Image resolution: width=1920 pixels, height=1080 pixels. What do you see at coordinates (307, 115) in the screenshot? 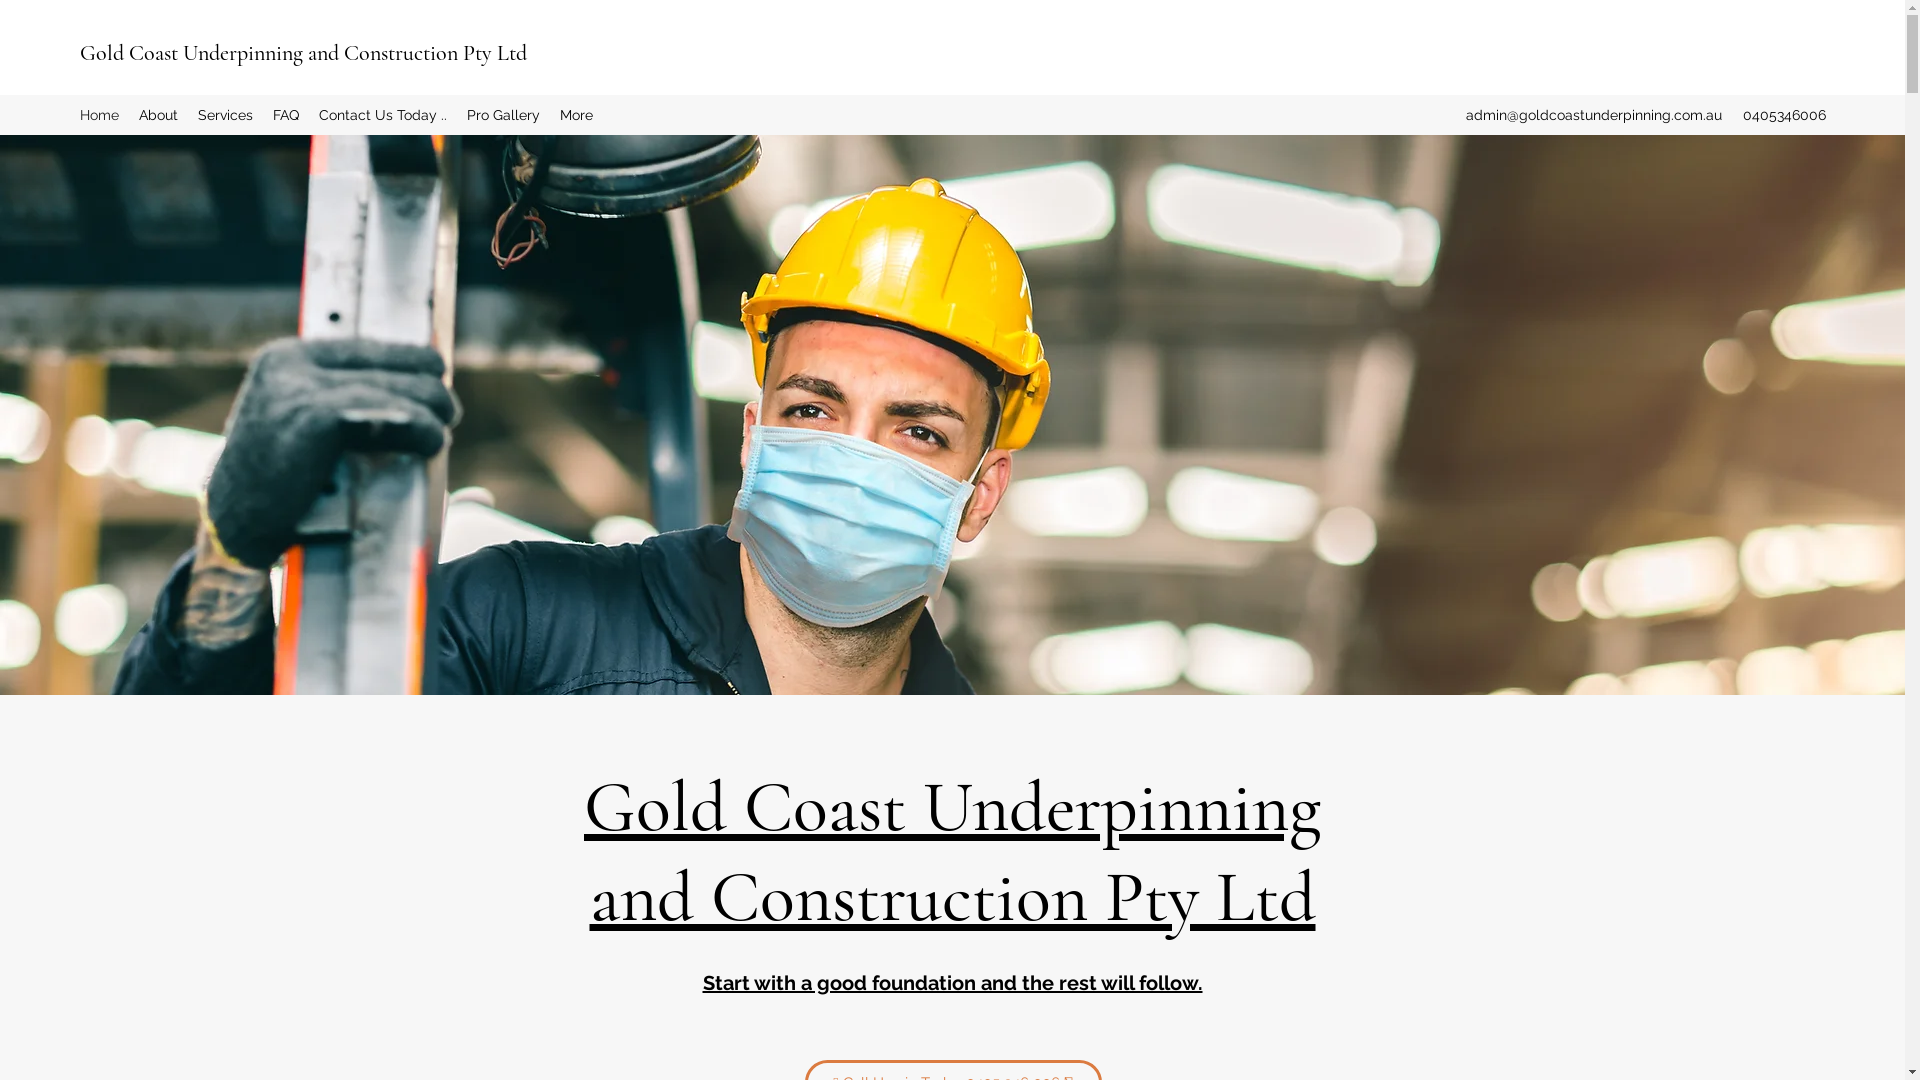
I see `'Contact Us Today ..'` at bounding box center [307, 115].